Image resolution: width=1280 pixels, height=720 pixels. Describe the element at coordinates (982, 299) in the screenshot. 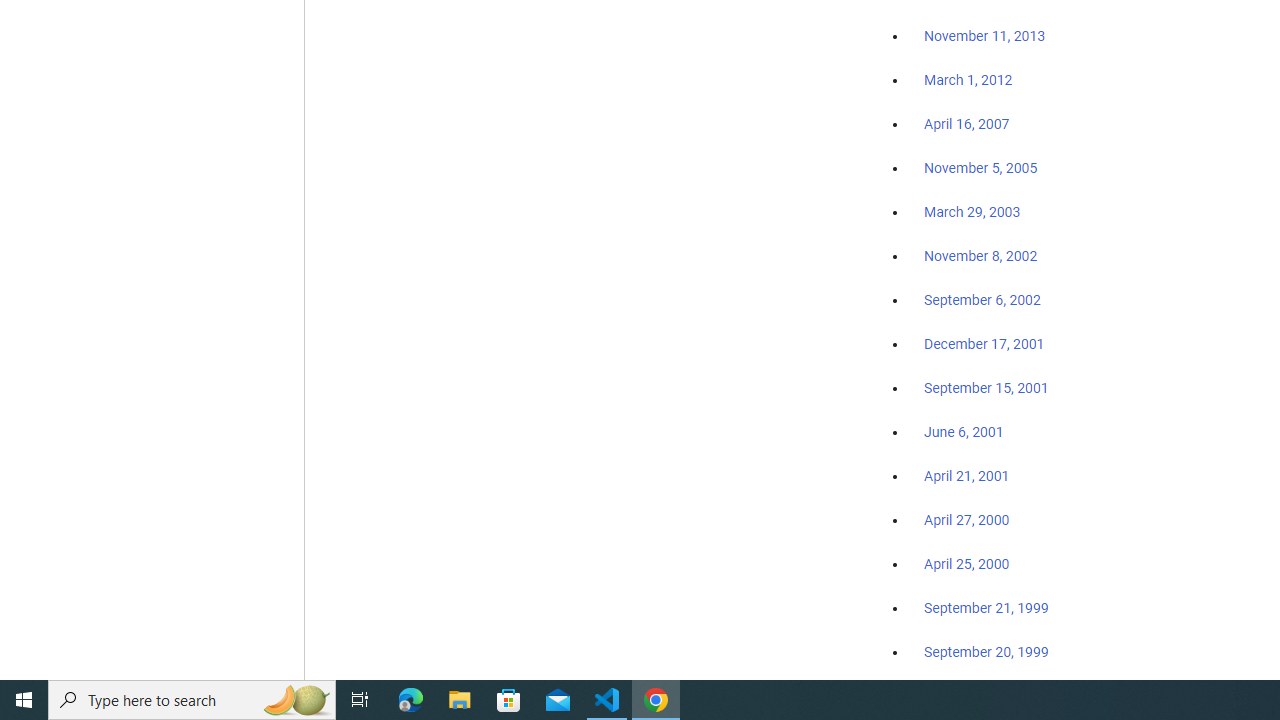

I see `'September 6, 2002'` at that location.